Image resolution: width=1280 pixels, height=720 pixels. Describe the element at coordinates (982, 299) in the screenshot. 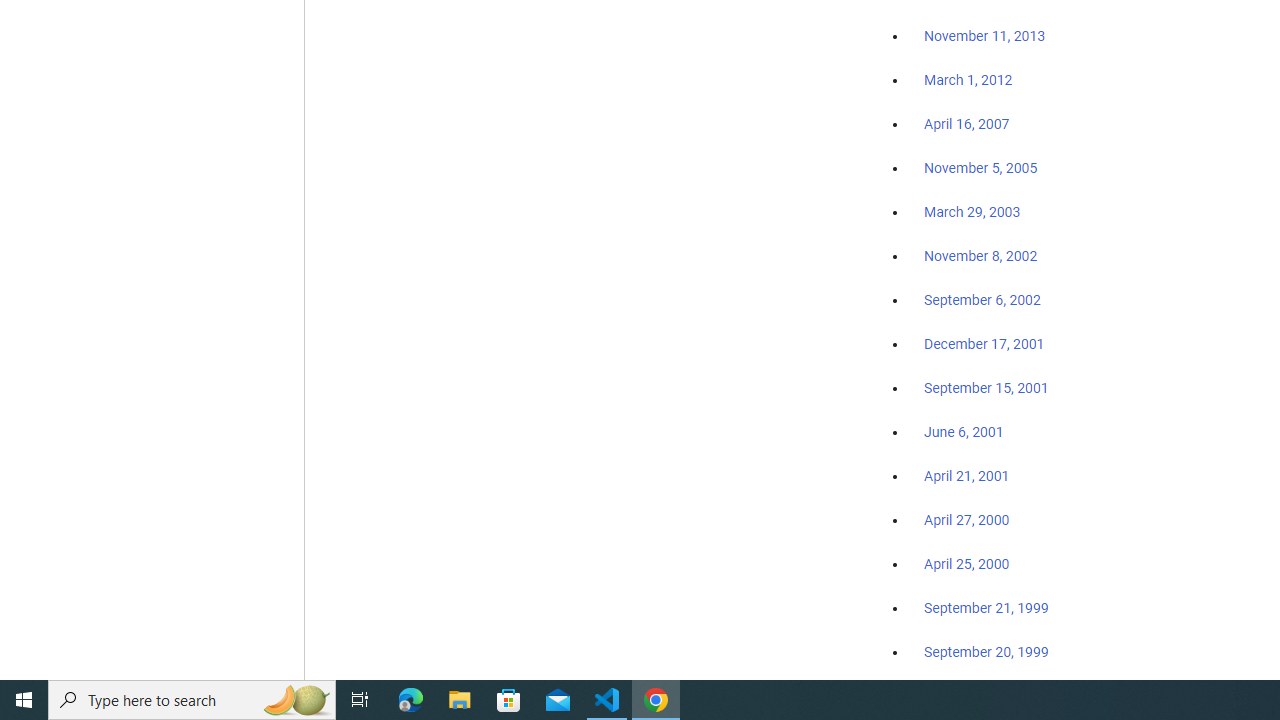

I see `'September 6, 2002'` at that location.